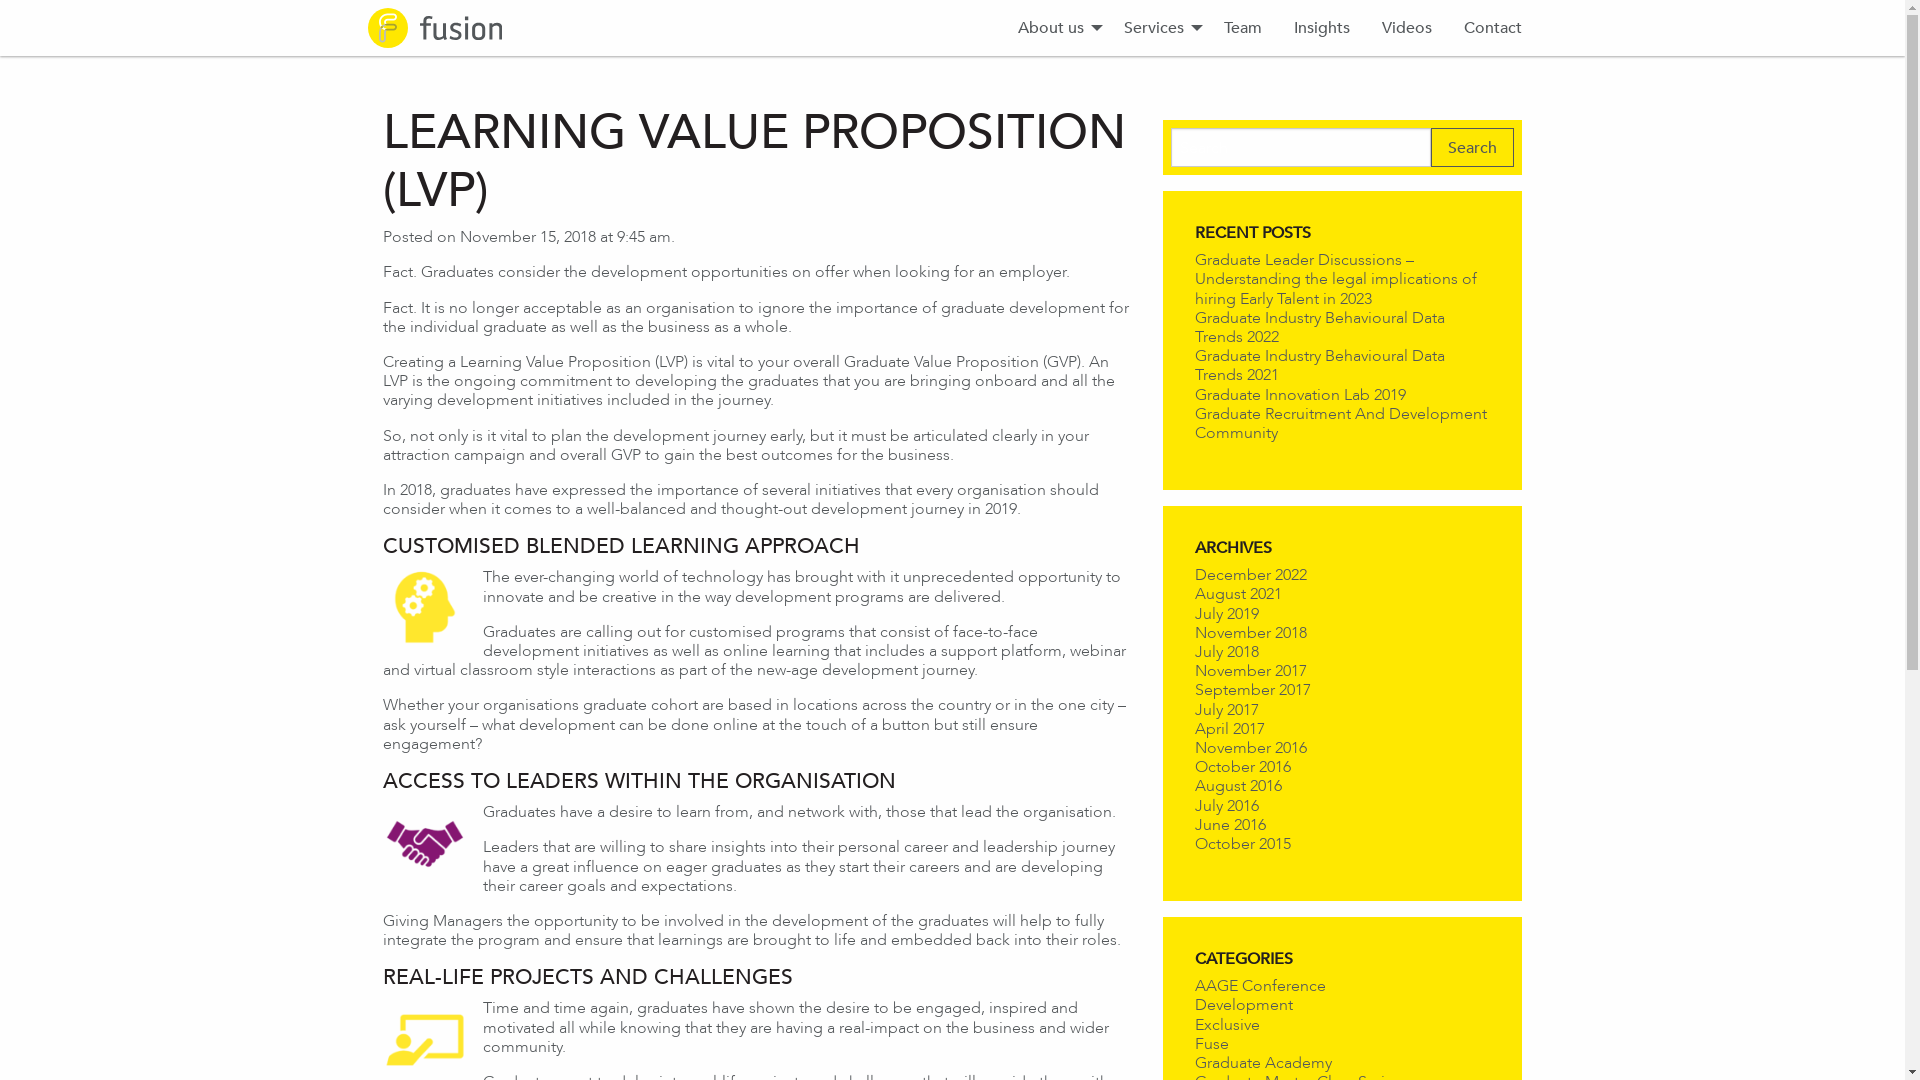 This screenshot has height=1080, width=1920. Describe the element at coordinates (1194, 843) in the screenshot. I see `'October 2015'` at that location.